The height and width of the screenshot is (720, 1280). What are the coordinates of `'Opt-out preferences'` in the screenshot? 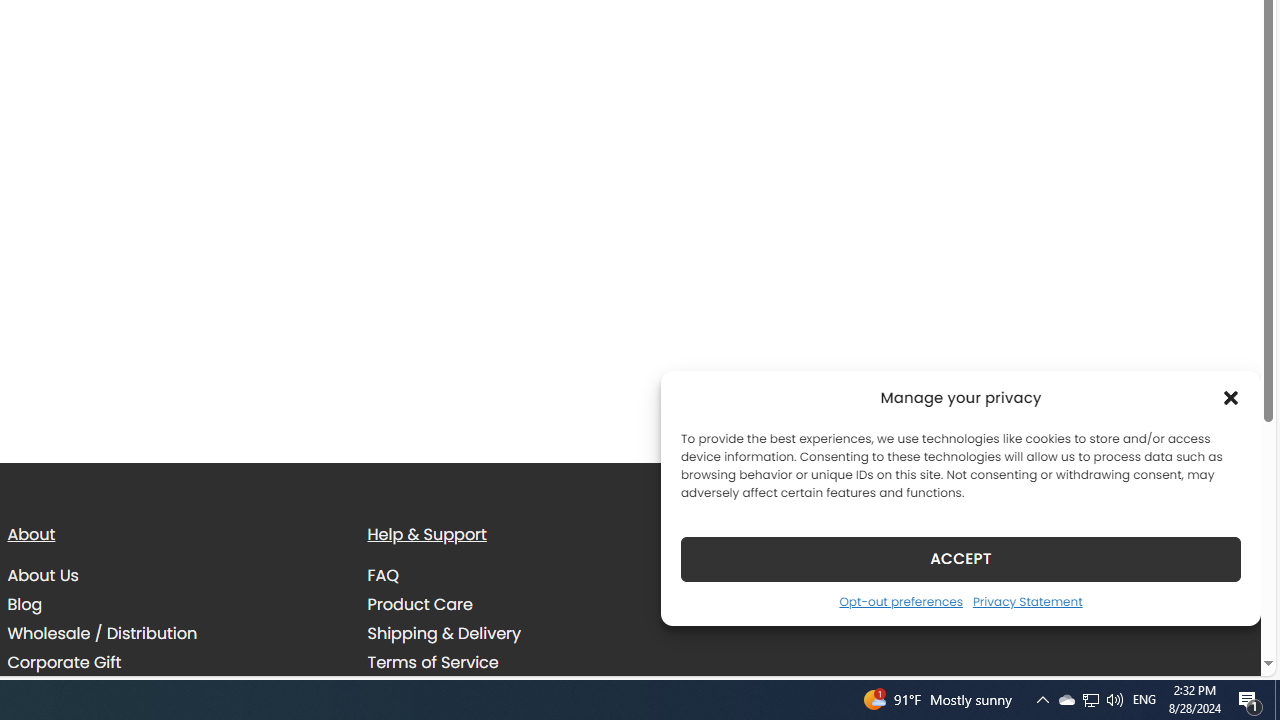 It's located at (899, 600).